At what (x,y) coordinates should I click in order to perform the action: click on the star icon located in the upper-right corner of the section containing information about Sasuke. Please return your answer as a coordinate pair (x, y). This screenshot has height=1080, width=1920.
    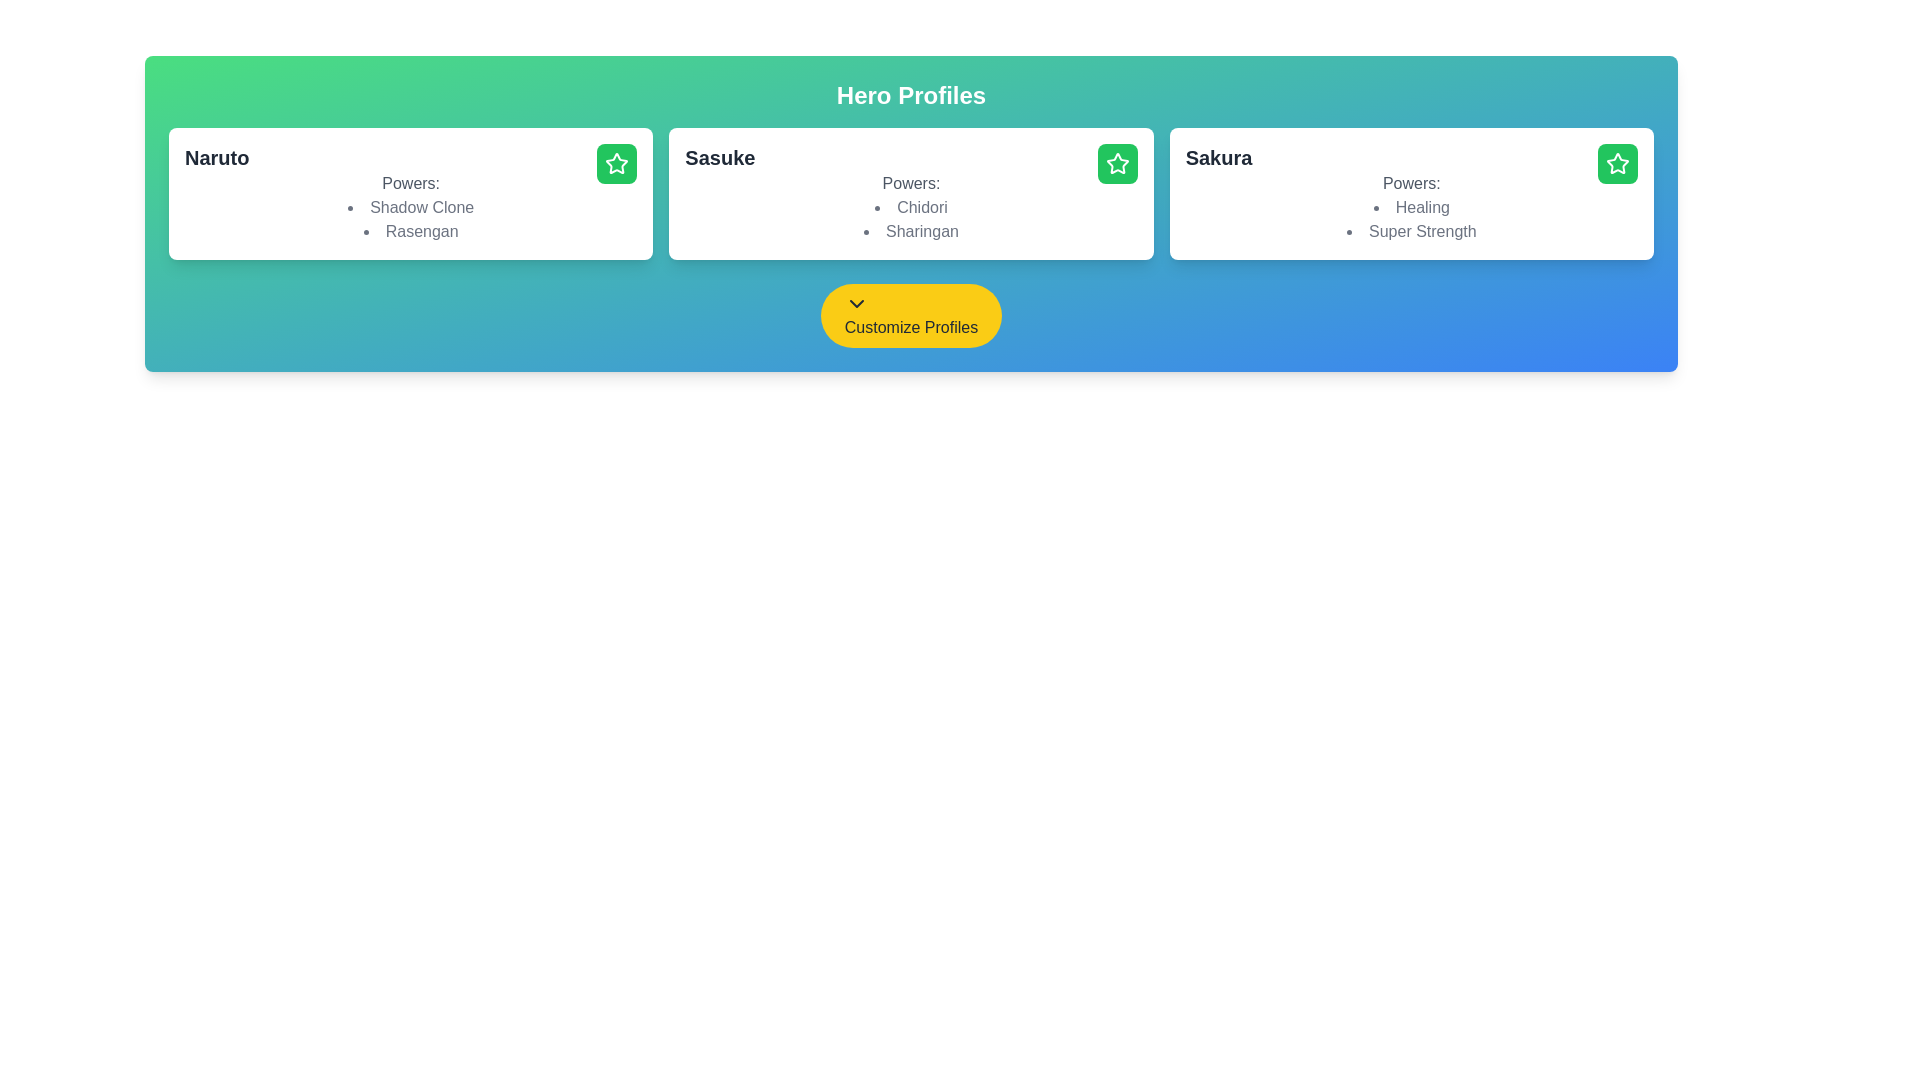
    Looking at the image, I should click on (1116, 163).